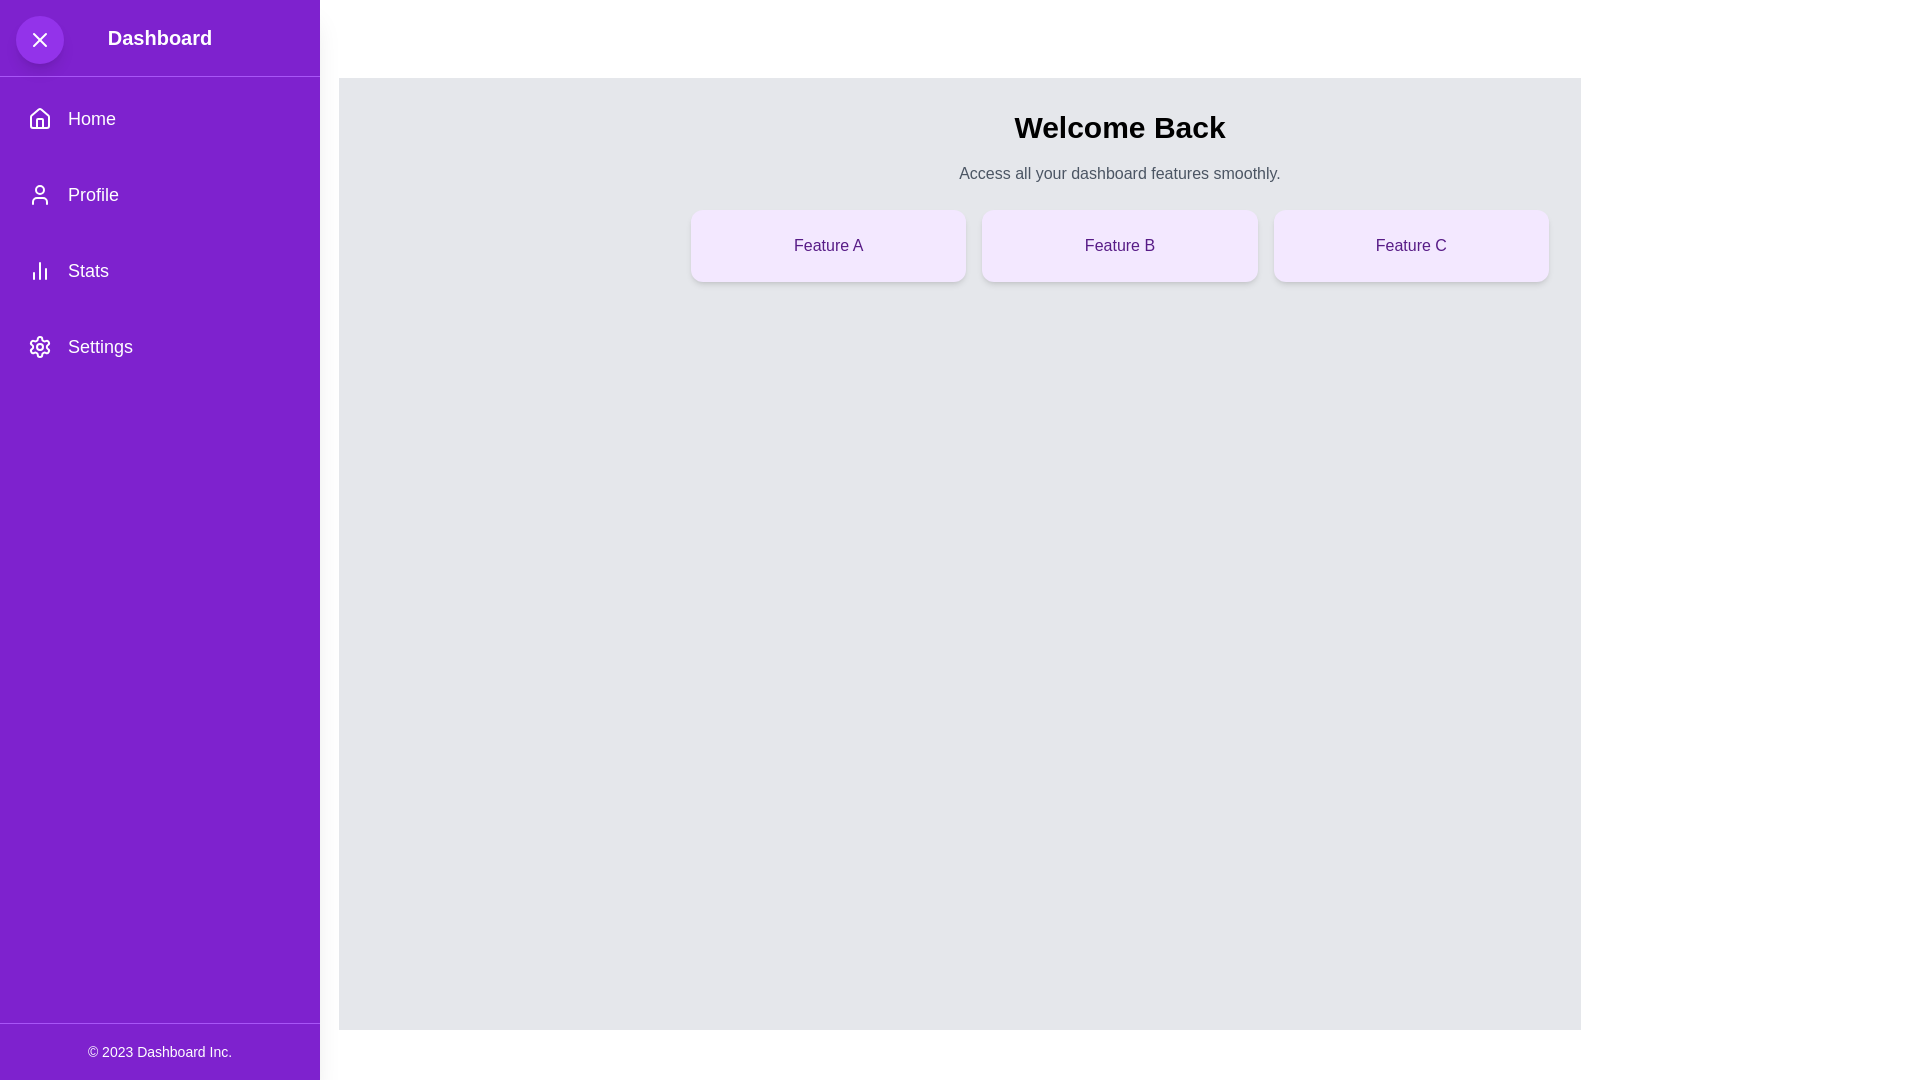  I want to click on the door graphic element of the house icon located at the bottom-center of the icon, which is adjacent to the 'Home' text in the left-hand vertical navigation menu, so click(39, 123).